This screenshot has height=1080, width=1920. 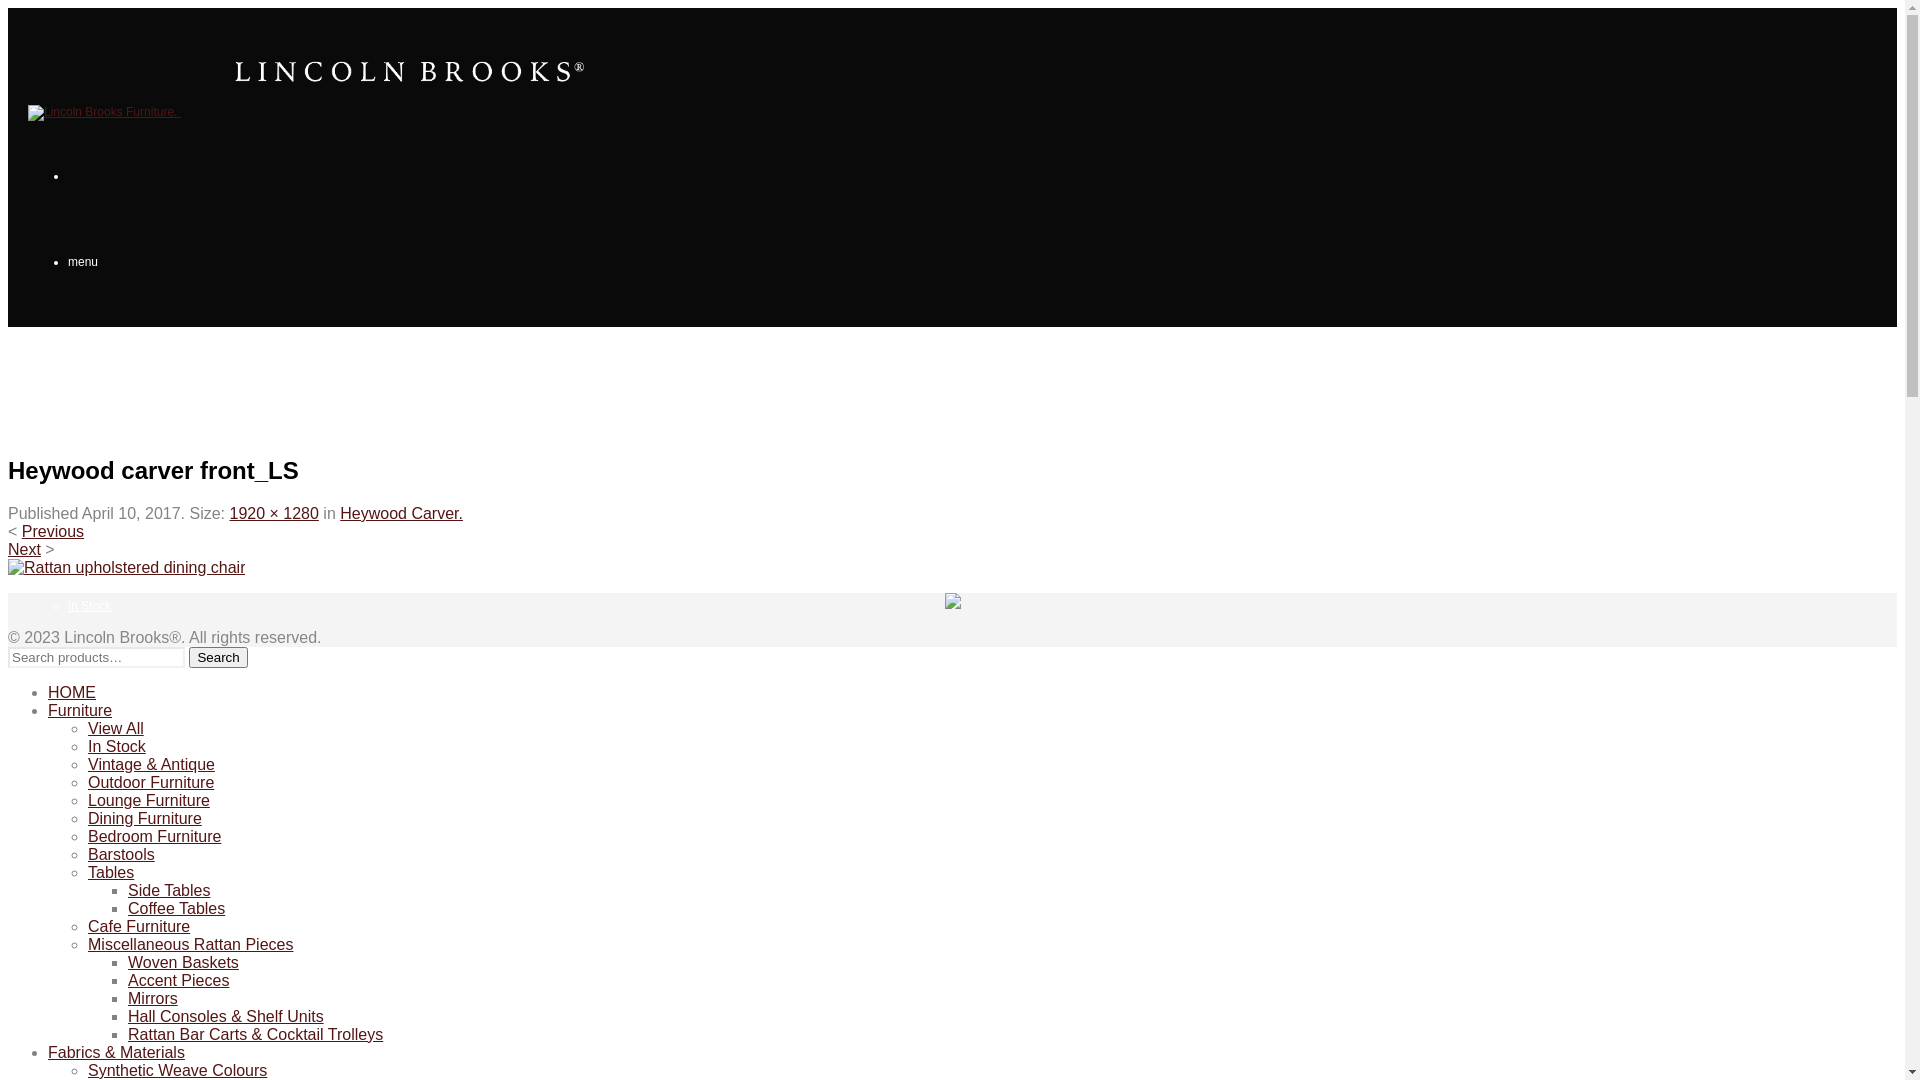 I want to click on 'In Stock', so click(x=88, y=604).